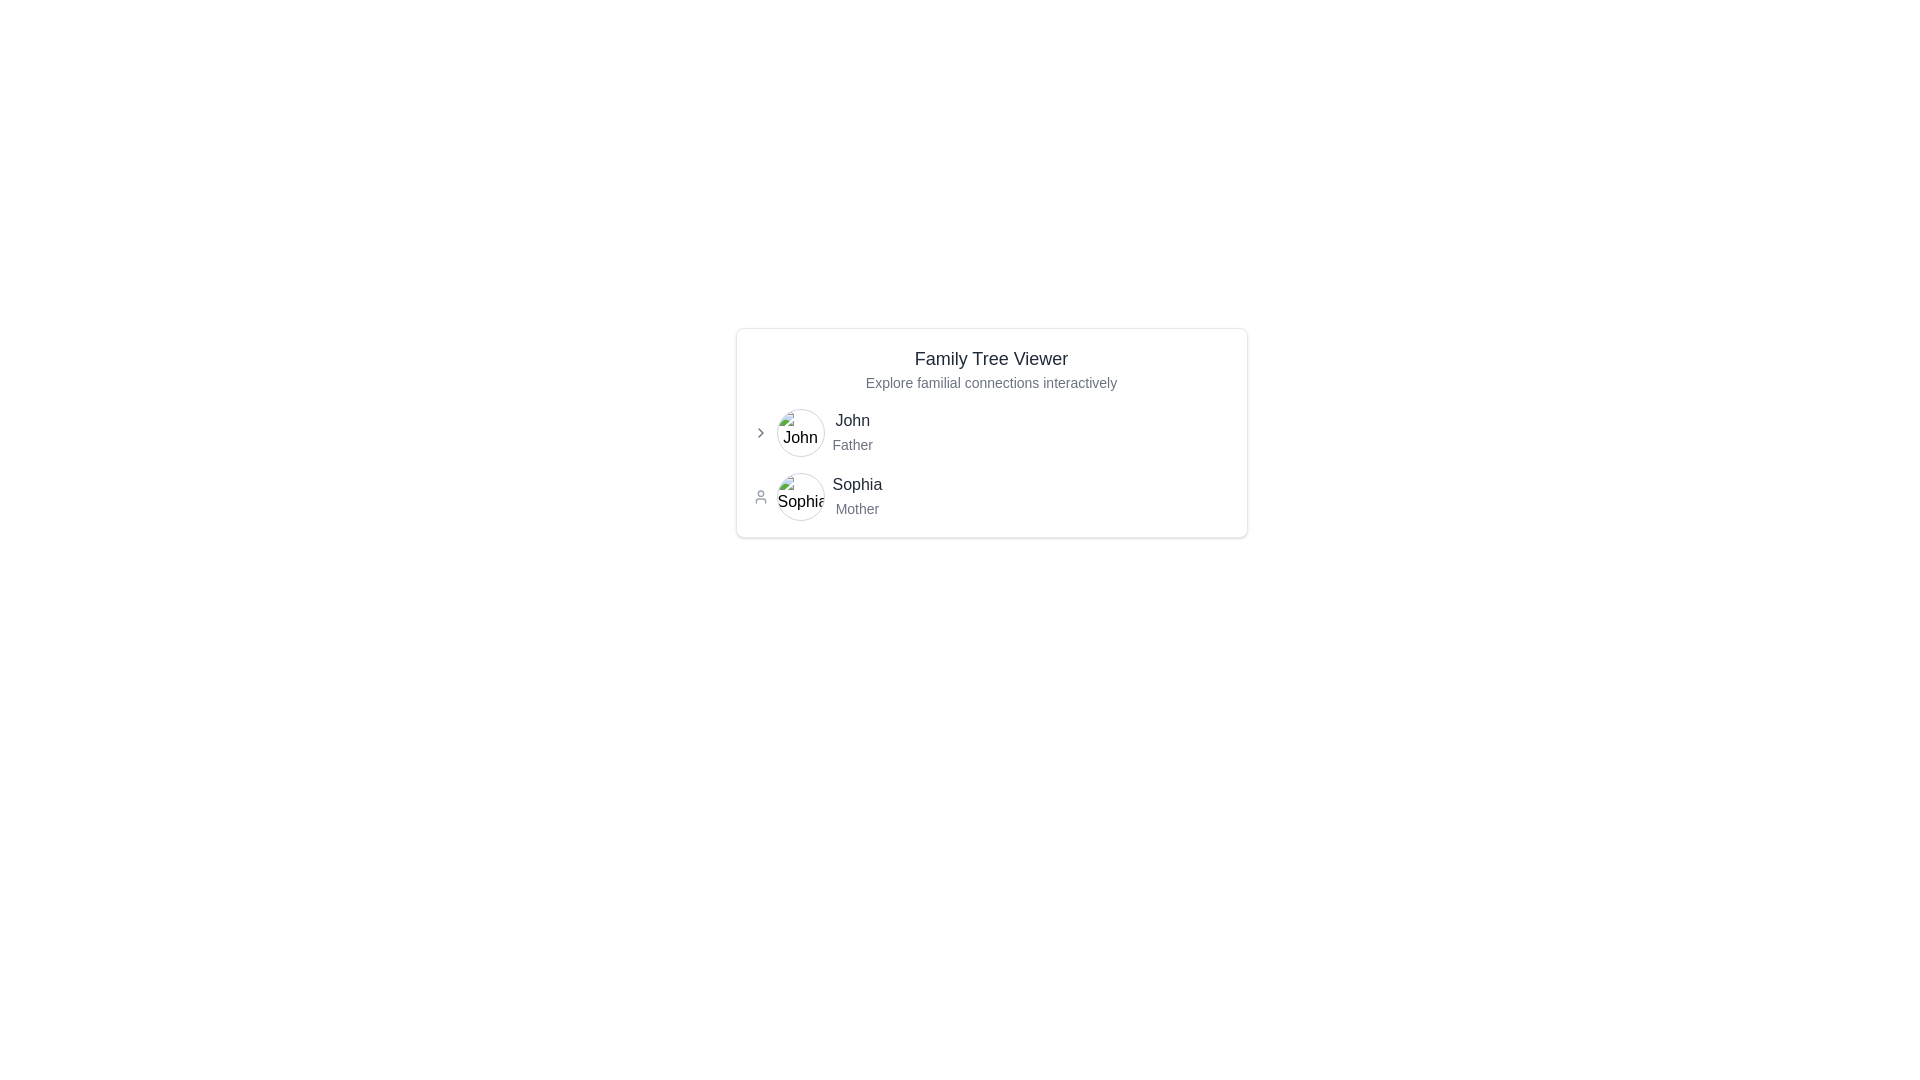 The height and width of the screenshot is (1080, 1920). What do you see at coordinates (759, 496) in the screenshot?
I see `the user avatar icon, which is a small gray icon representing a person, positioned to the left of the text label 'Sophia' in the 'SophiaMother' component` at bounding box center [759, 496].